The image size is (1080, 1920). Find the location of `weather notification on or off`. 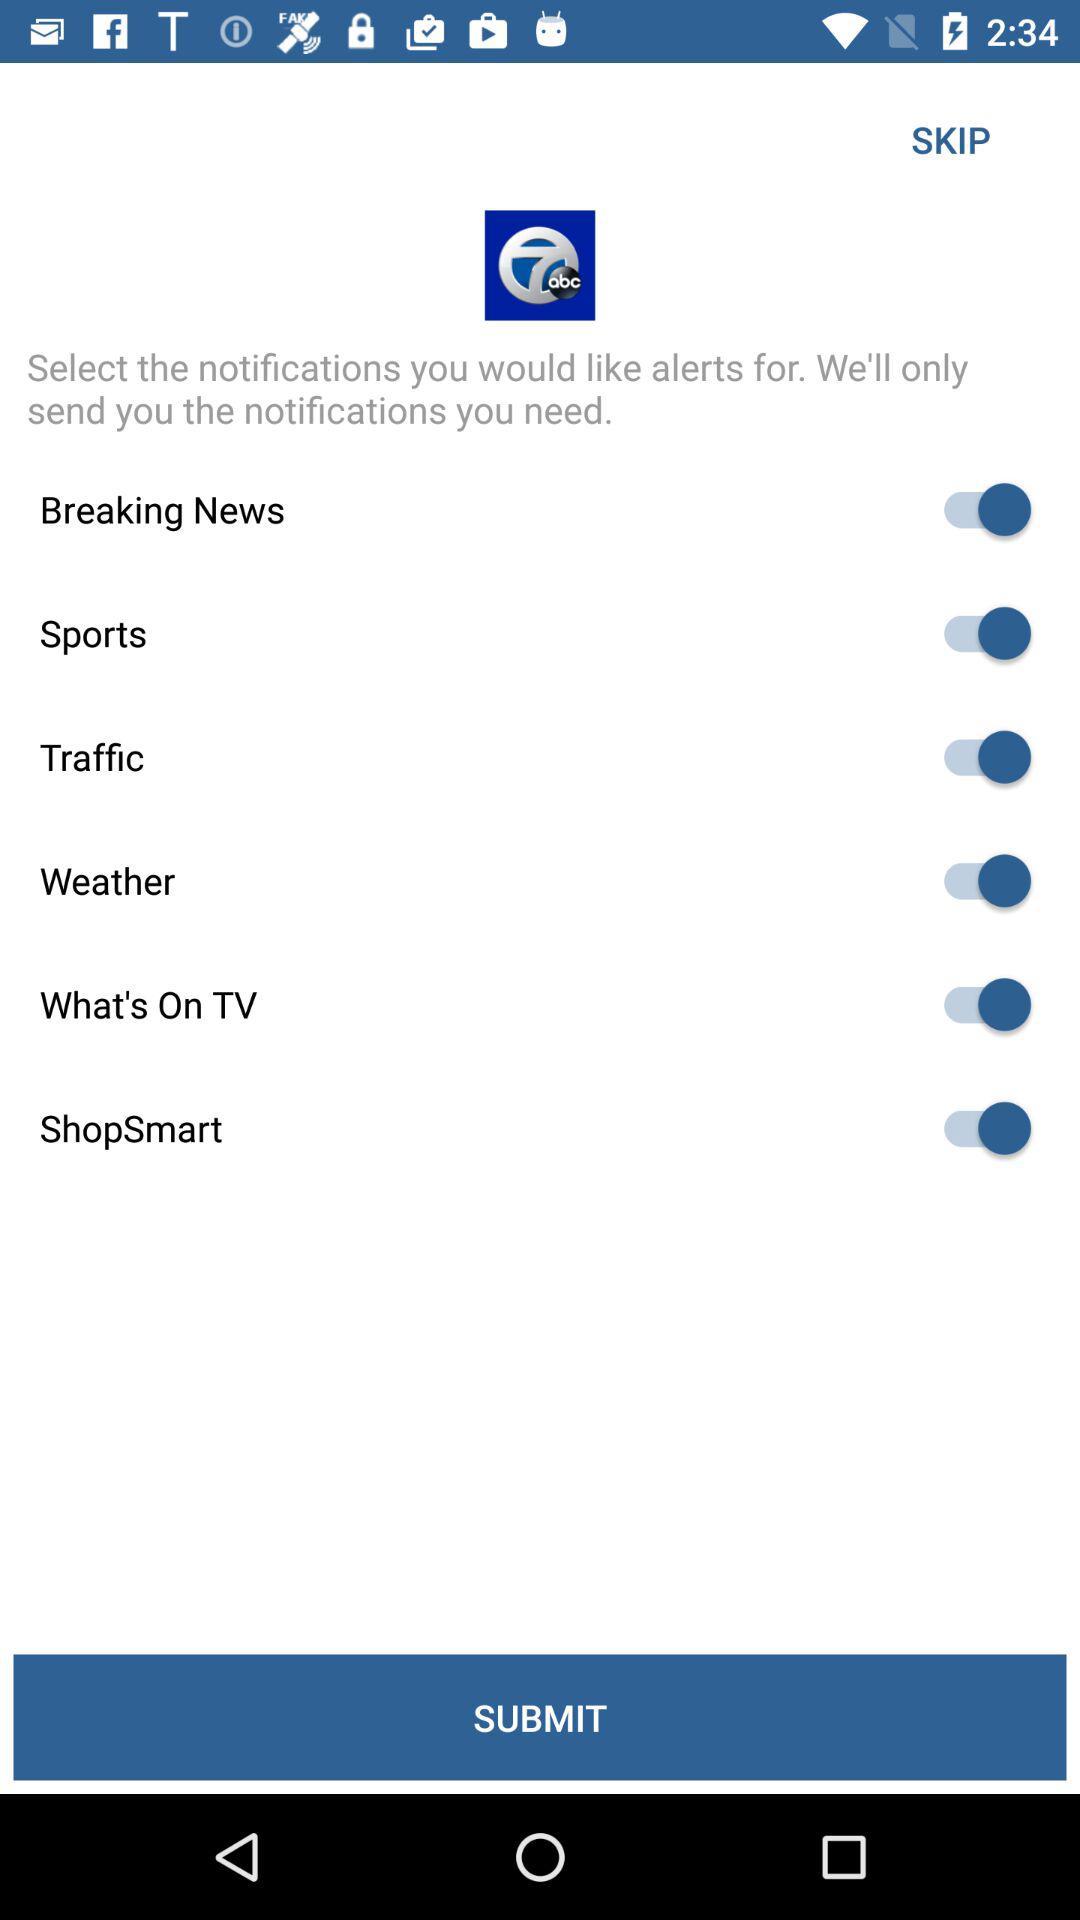

weather notification on or off is located at coordinates (977, 880).